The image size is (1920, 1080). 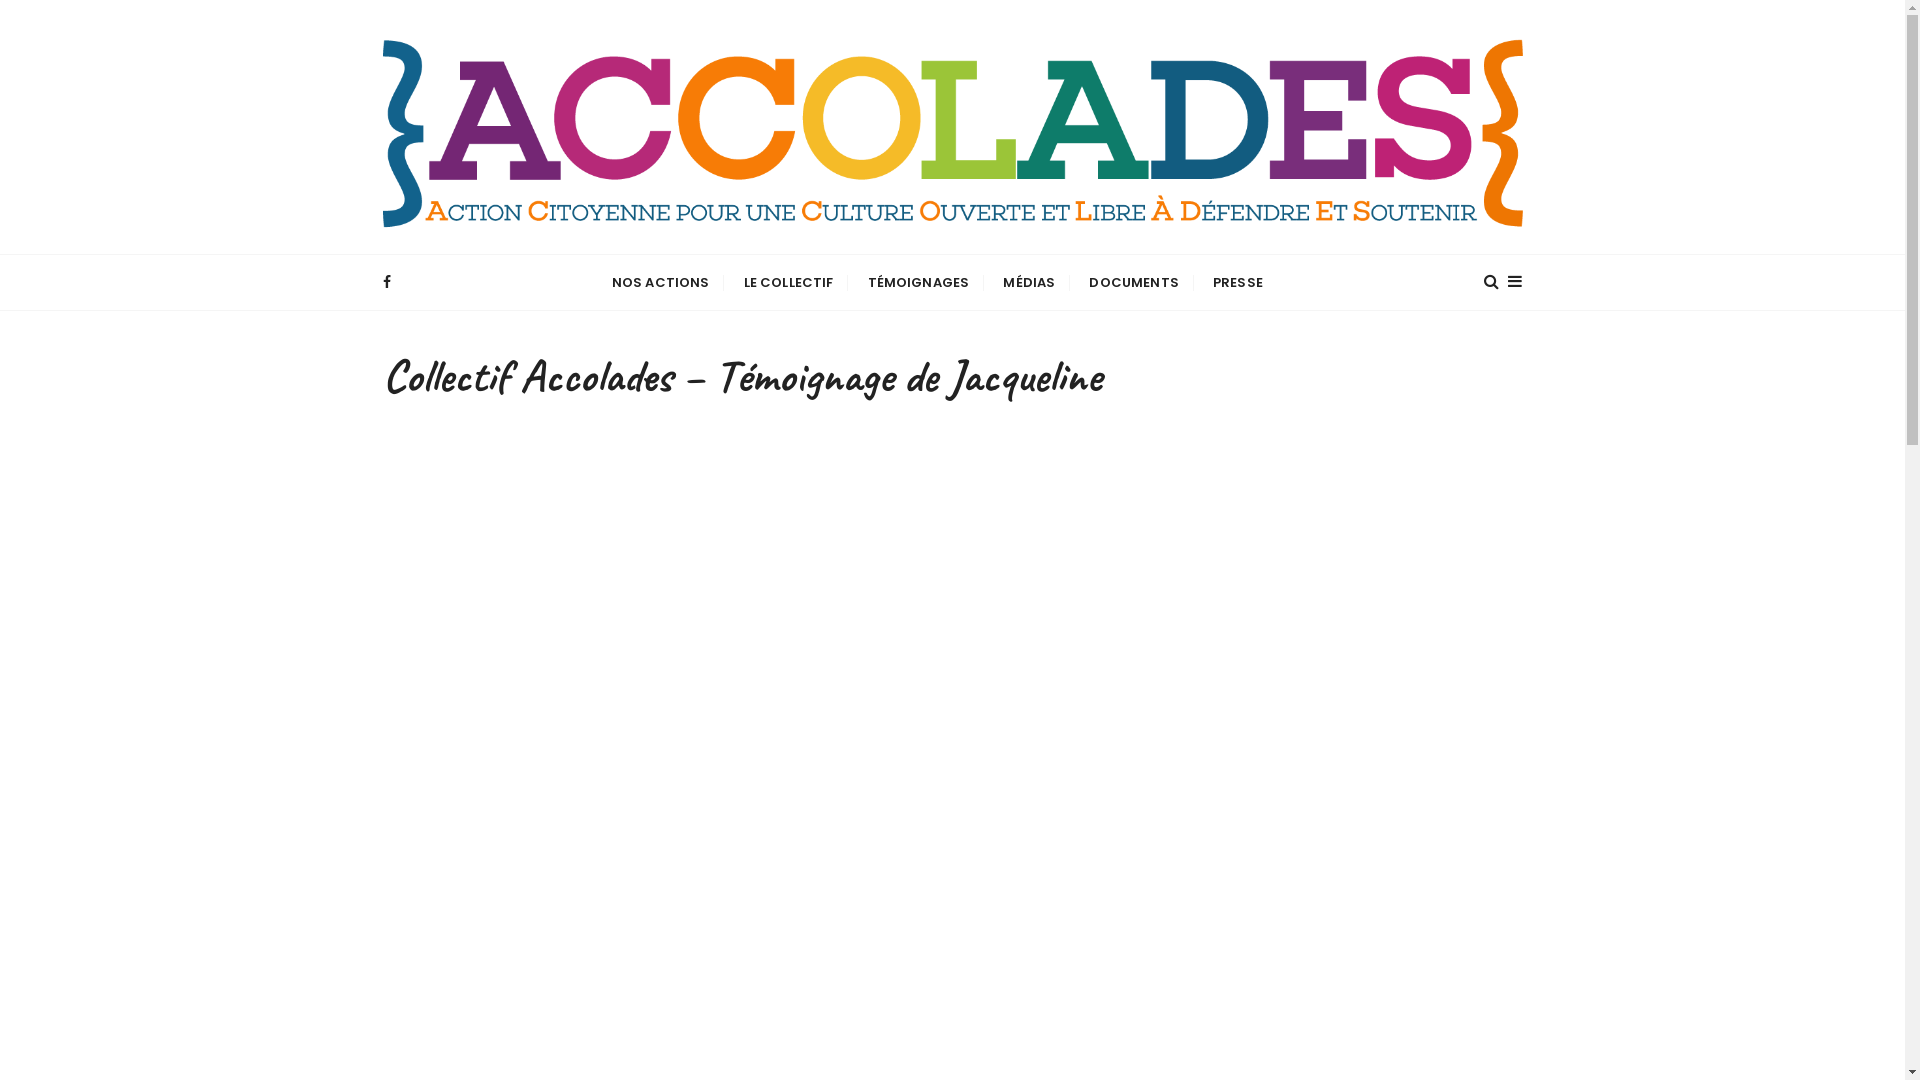 I want to click on 'DOCUMENTS', so click(x=1133, y=281).